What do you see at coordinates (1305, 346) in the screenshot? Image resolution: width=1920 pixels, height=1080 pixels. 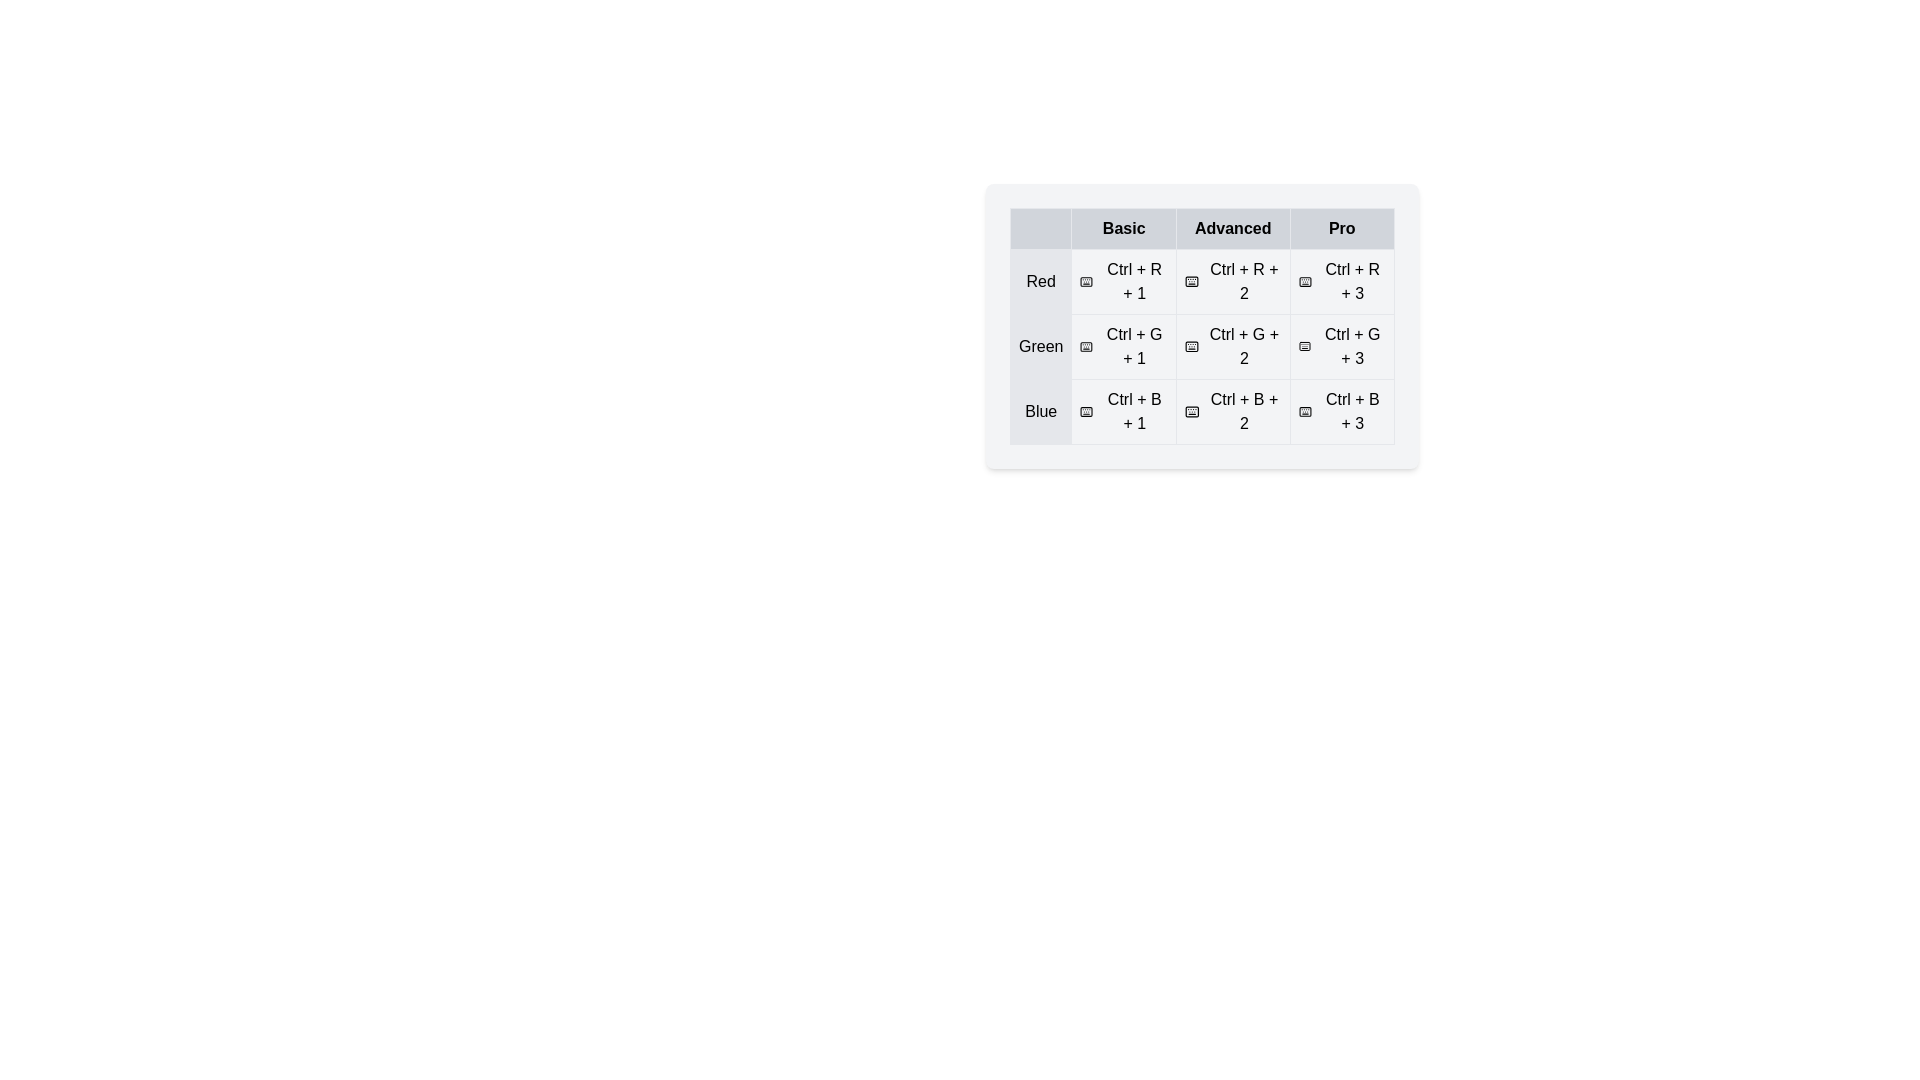 I see `the keyboard icon located in the third column of the second row of the table, positioned within the 'Pro' column and 'Green' row, for informational purposes` at bounding box center [1305, 346].